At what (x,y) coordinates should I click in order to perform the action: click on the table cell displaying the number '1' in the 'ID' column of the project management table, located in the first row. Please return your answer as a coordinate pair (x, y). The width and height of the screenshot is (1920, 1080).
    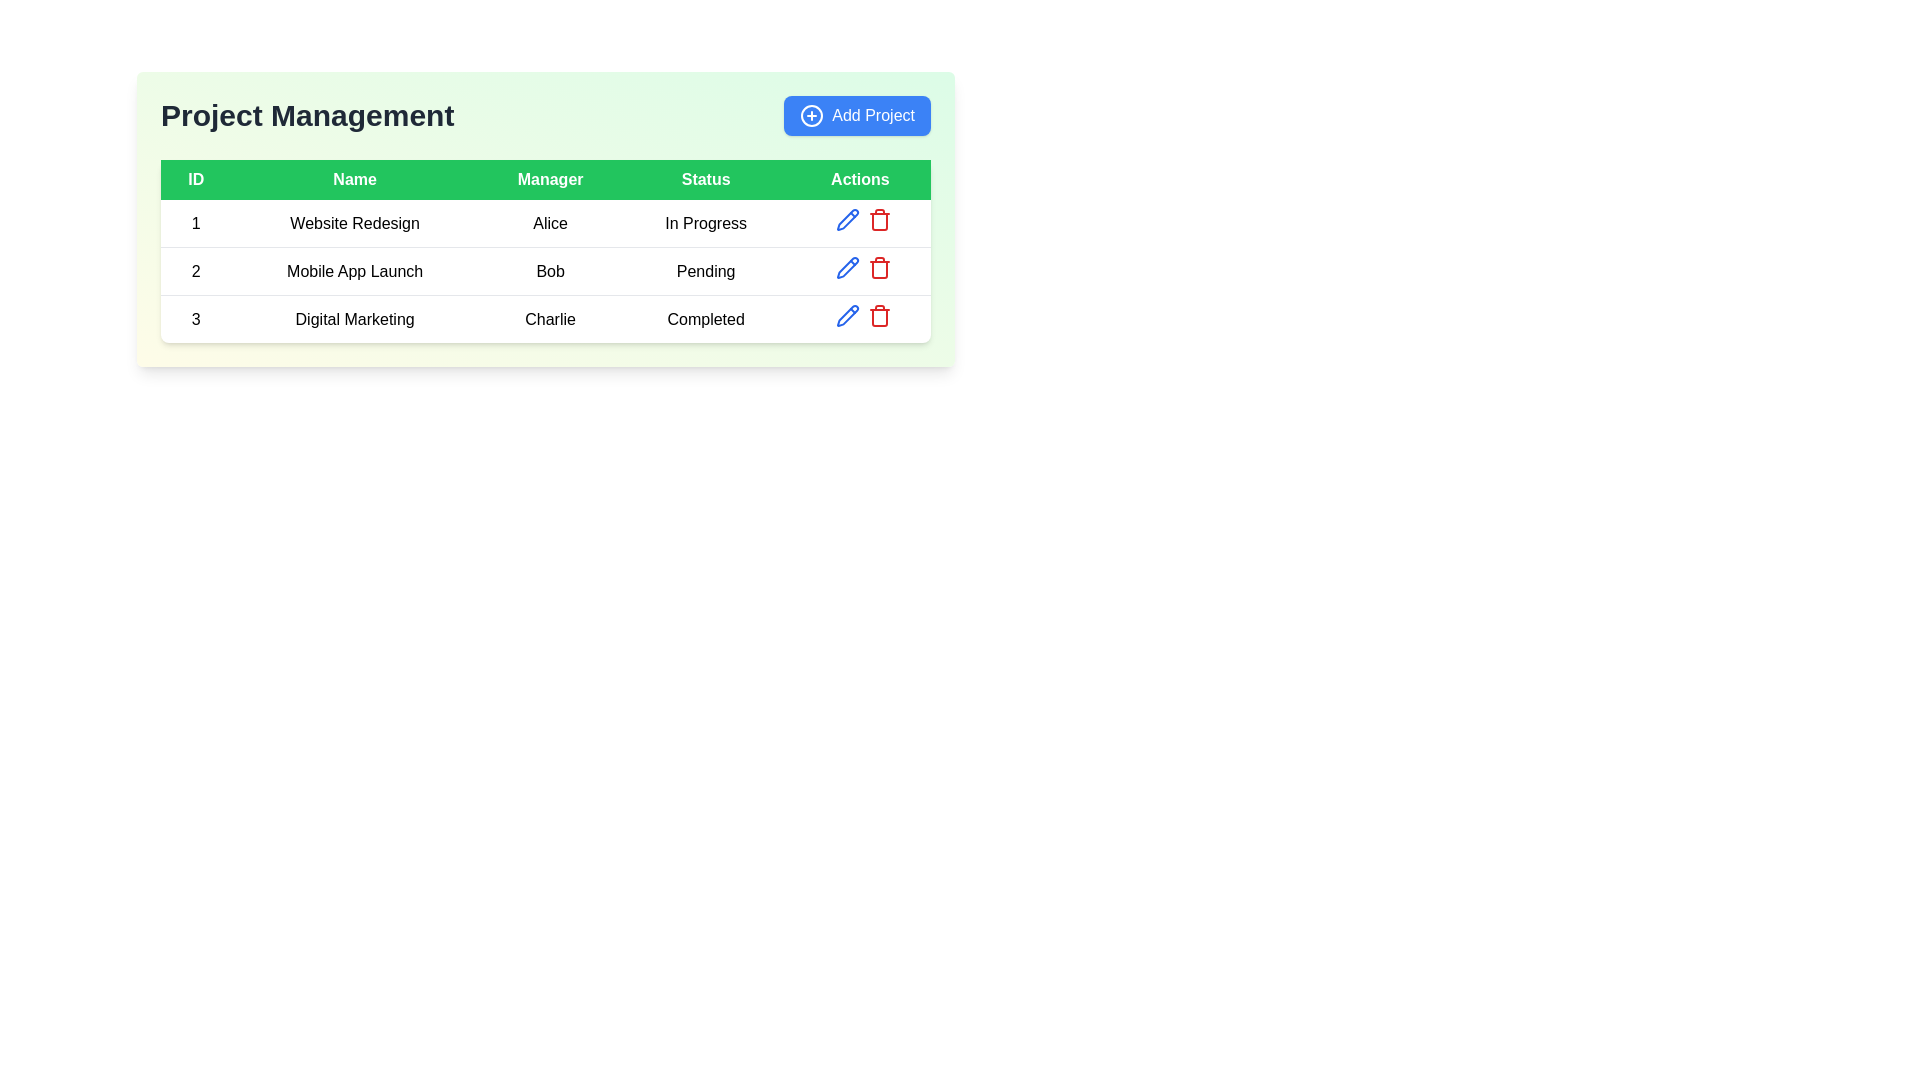
    Looking at the image, I should click on (196, 223).